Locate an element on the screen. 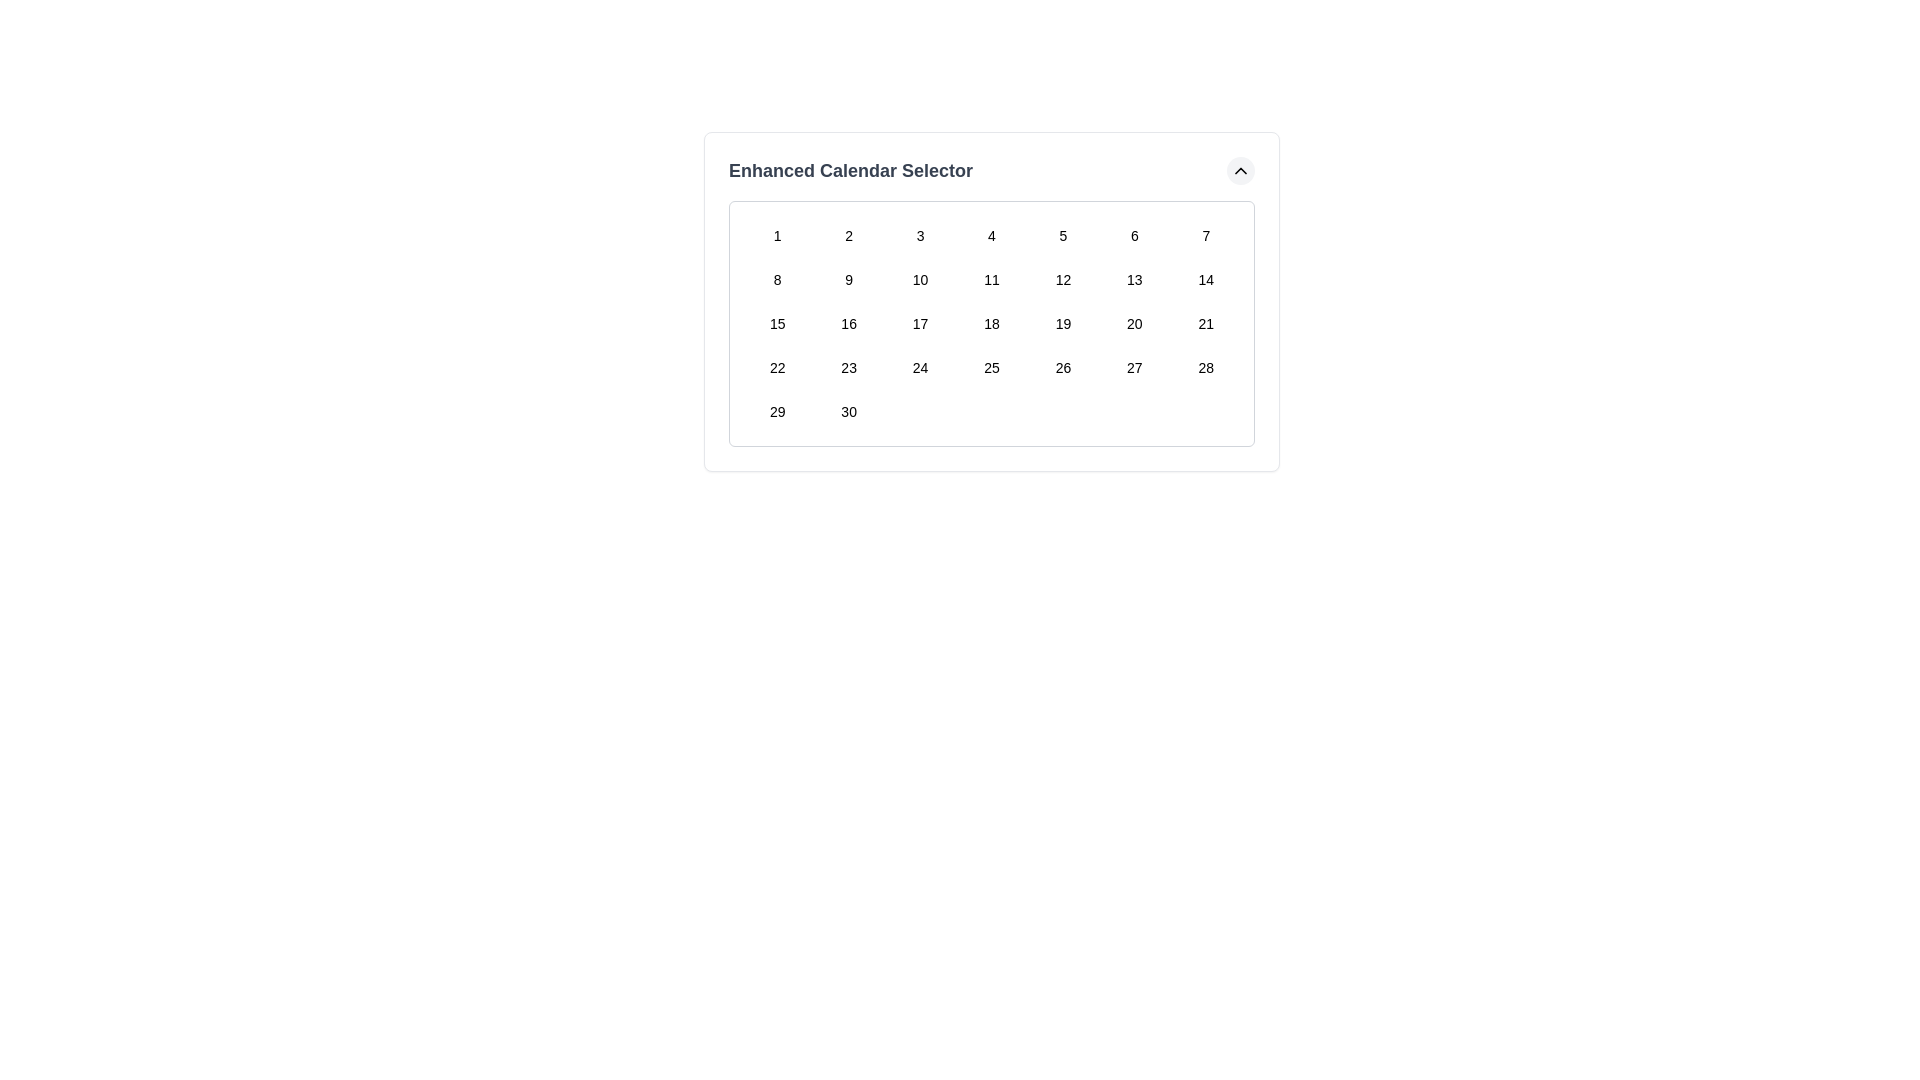 Image resolution: width=1920 pixels, height=1080 pixels. the icon in the top-right corner of the calendar interface is located at coordinates (1240, 169).